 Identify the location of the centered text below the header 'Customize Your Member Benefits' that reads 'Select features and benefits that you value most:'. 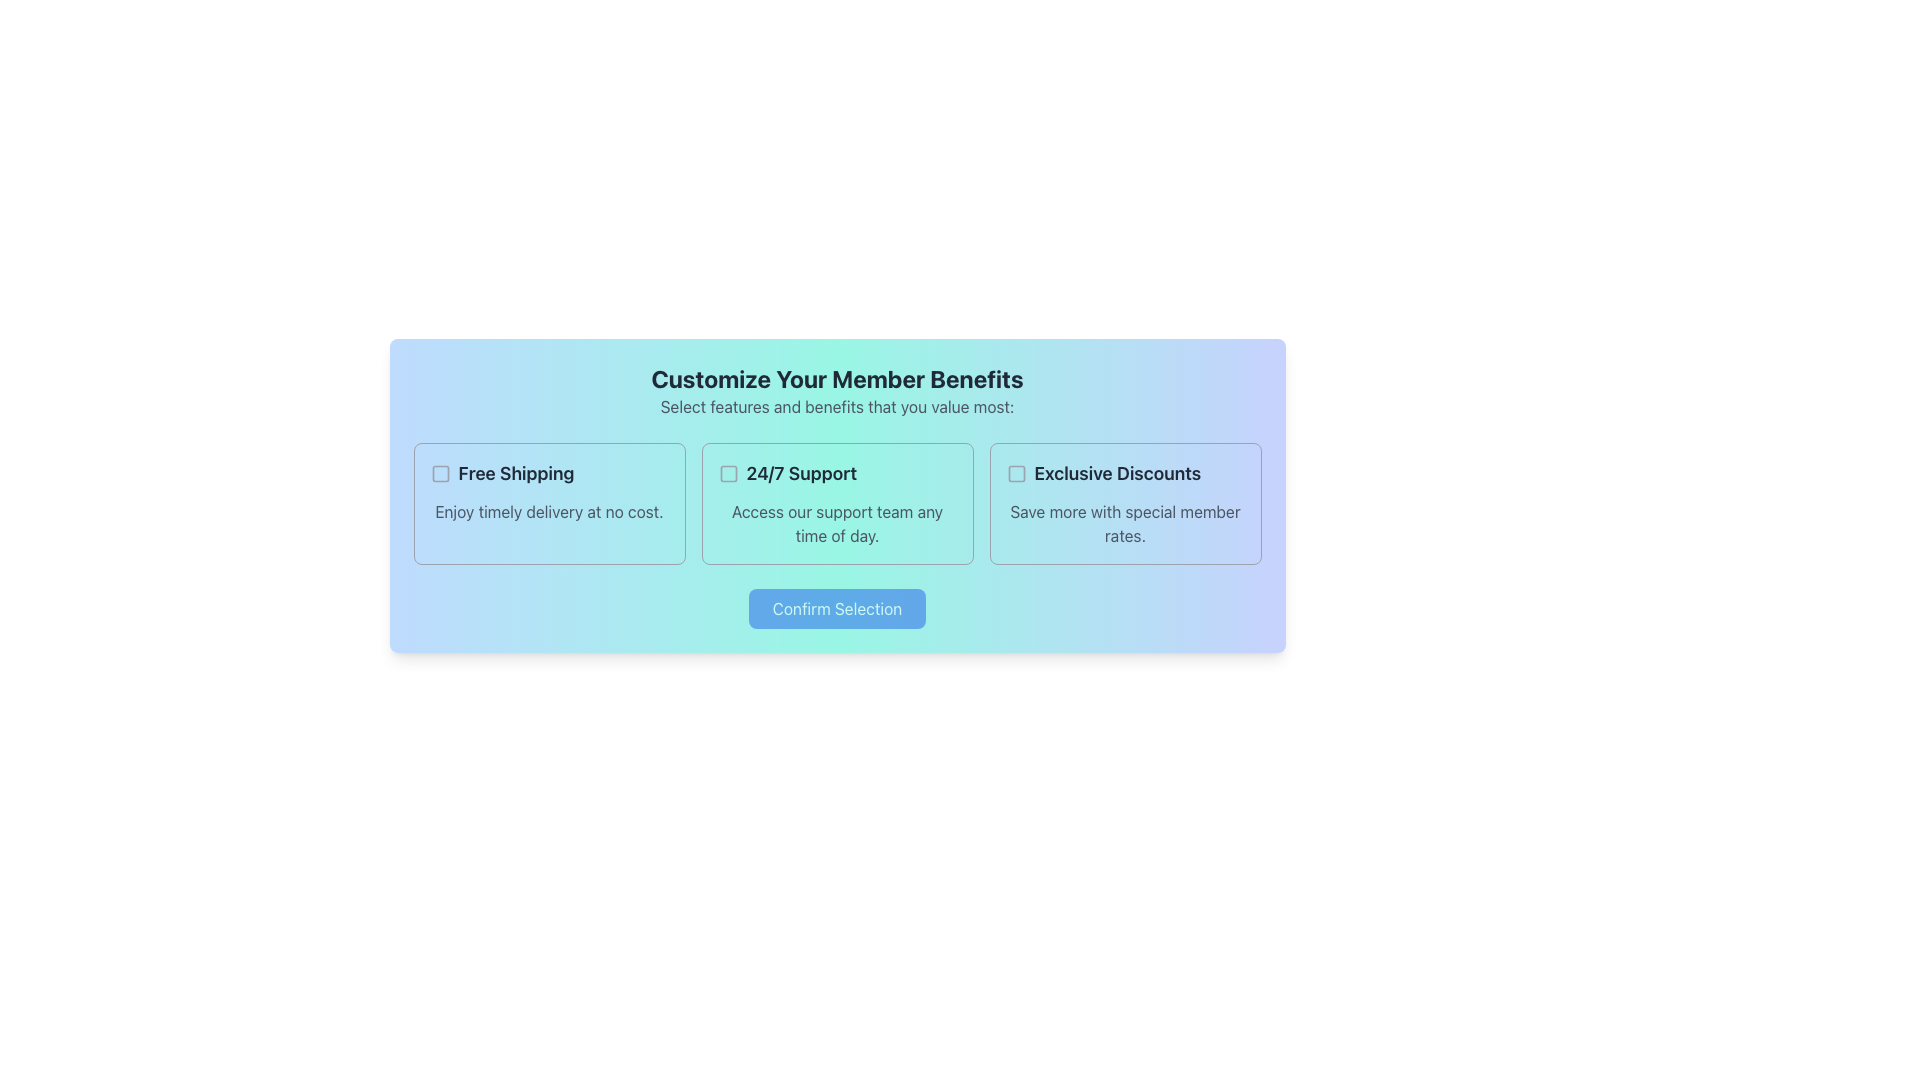
(837, 406).